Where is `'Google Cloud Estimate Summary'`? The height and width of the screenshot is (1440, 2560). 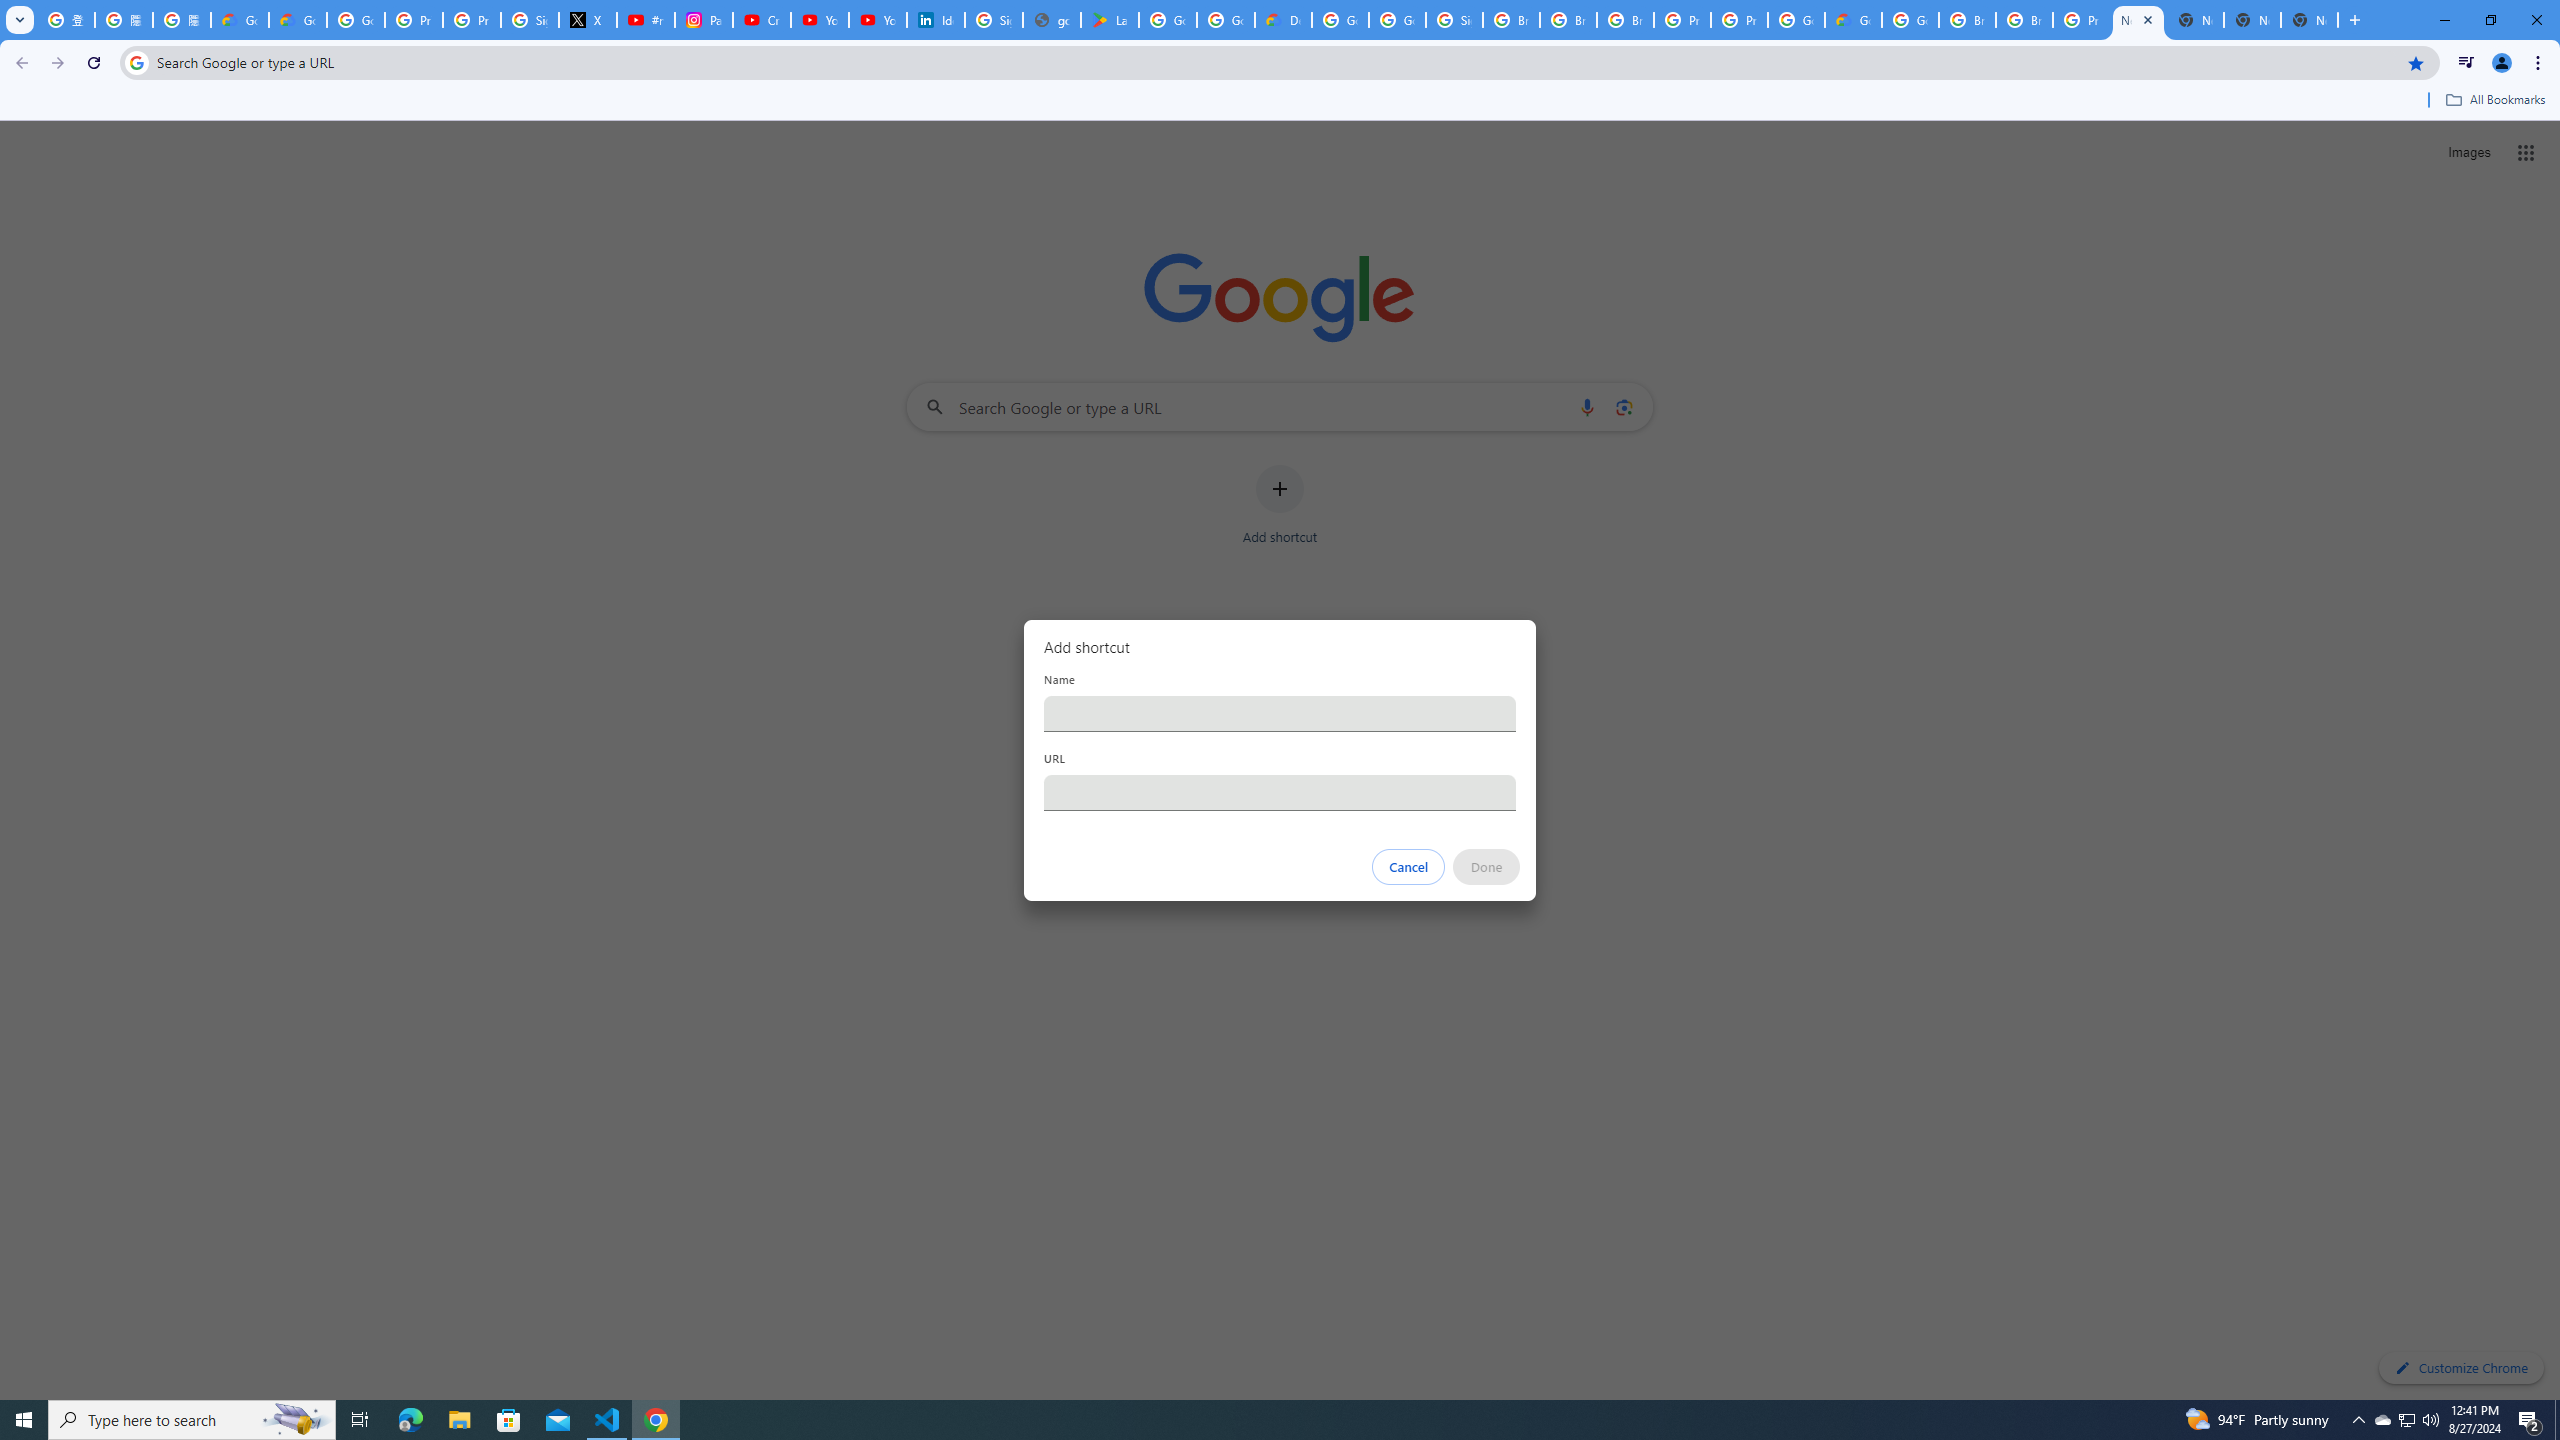
'Google Cloud Estimate Summary' is located at coordinates (1852, 19).